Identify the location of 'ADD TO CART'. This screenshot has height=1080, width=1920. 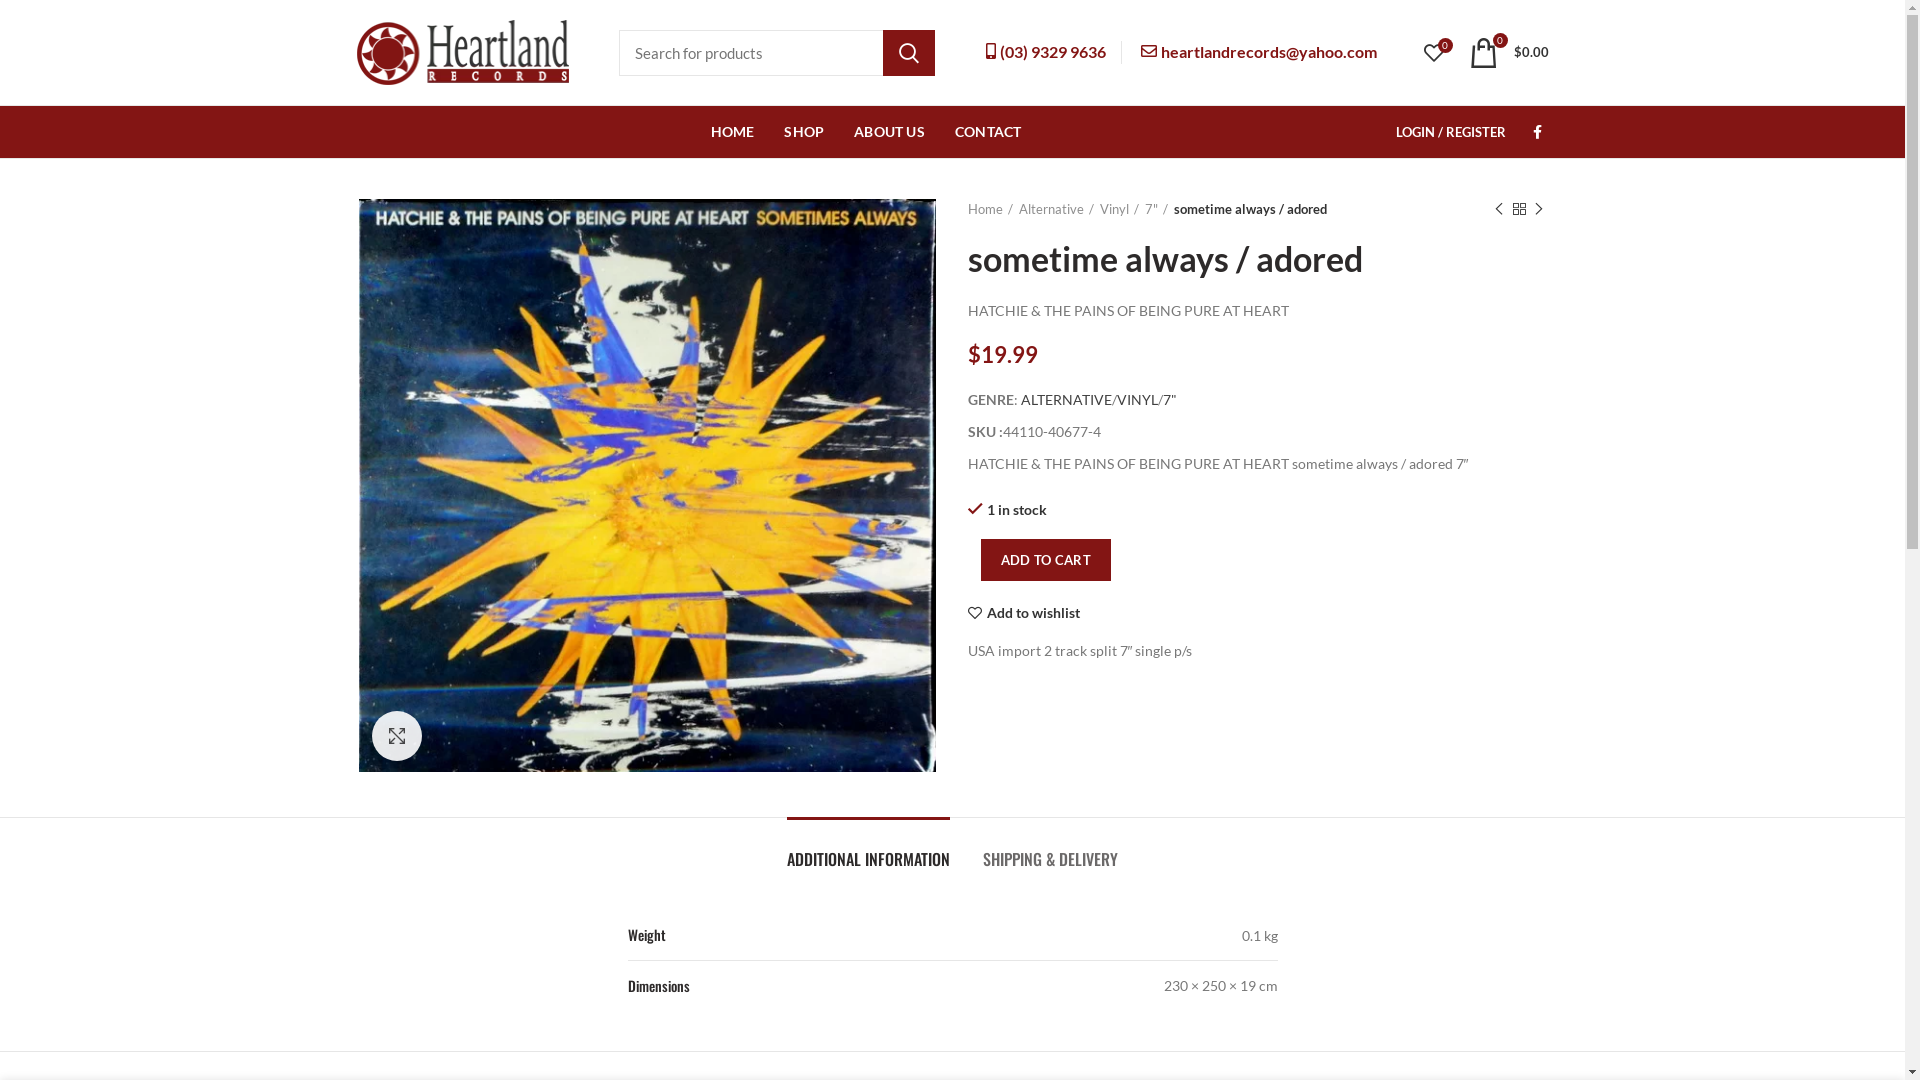
(1044, 559).